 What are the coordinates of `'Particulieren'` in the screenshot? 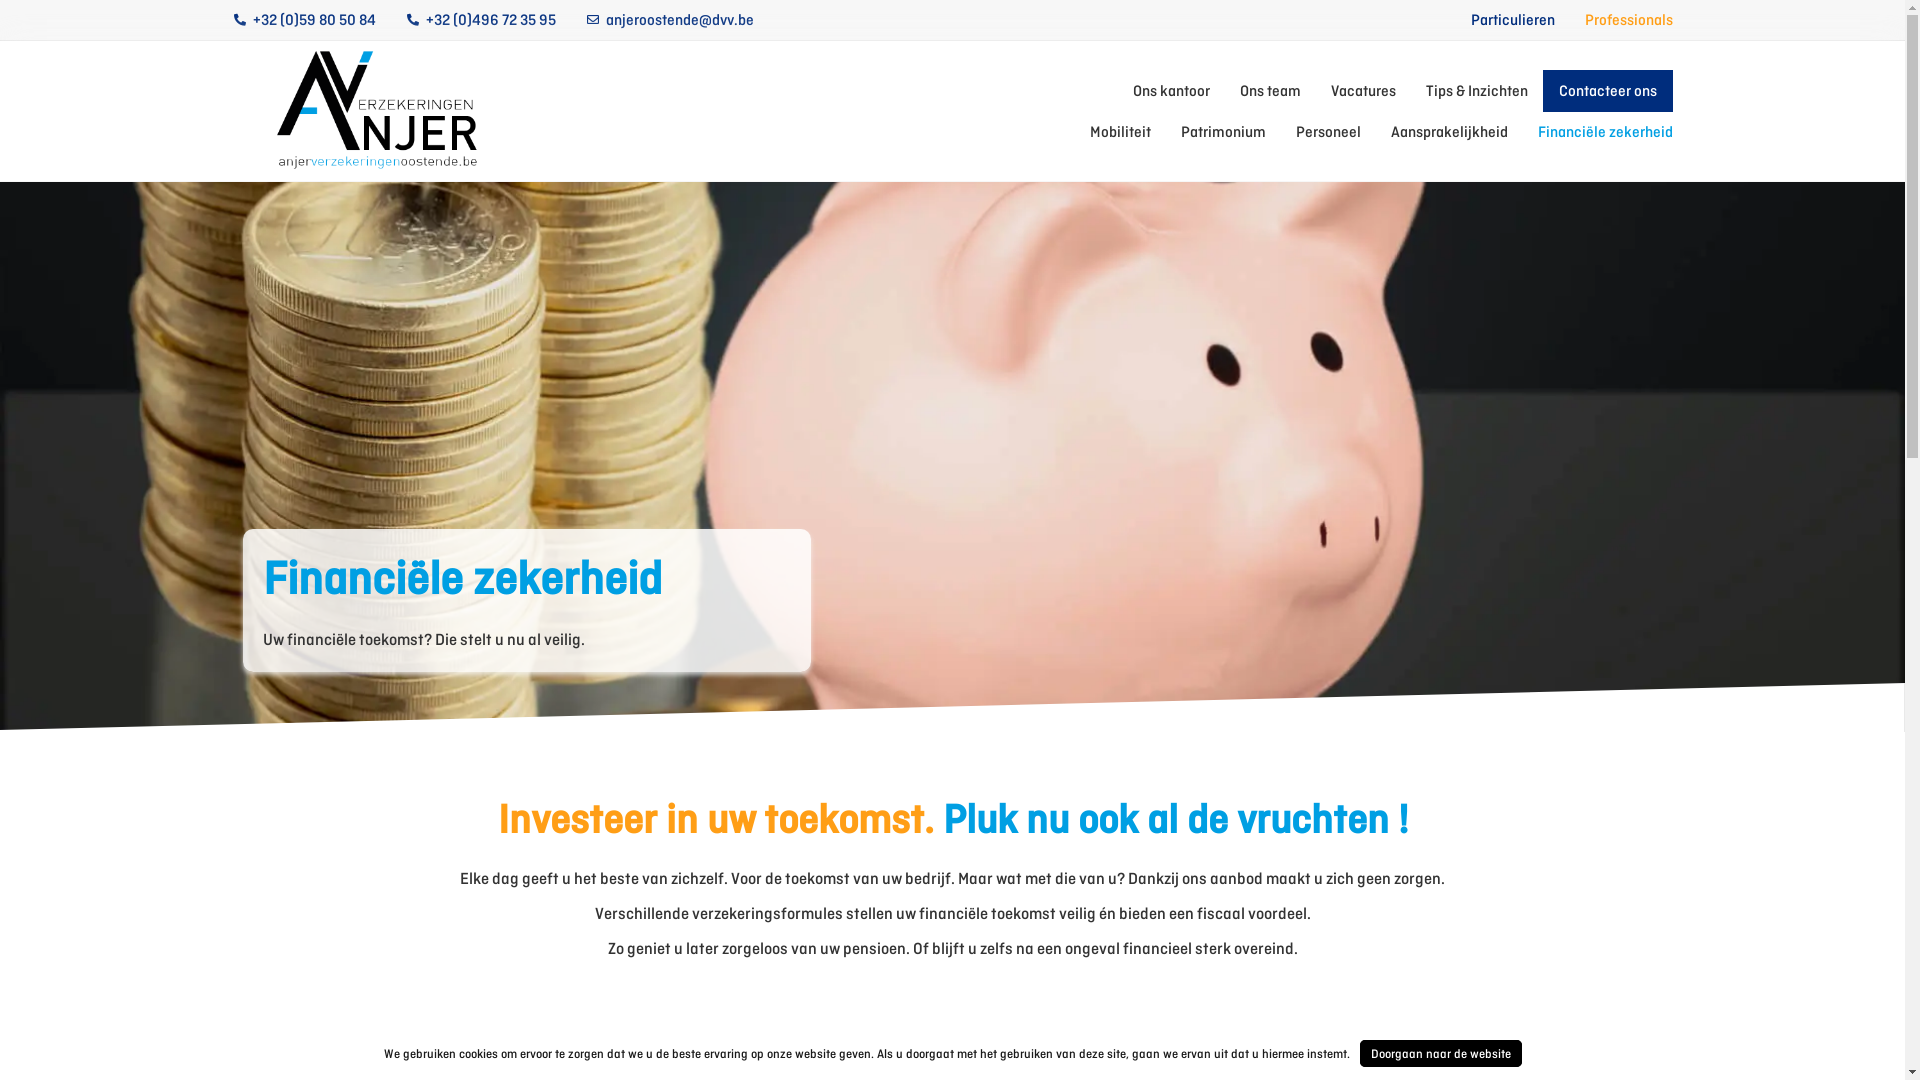 It's located at (1512, 19).